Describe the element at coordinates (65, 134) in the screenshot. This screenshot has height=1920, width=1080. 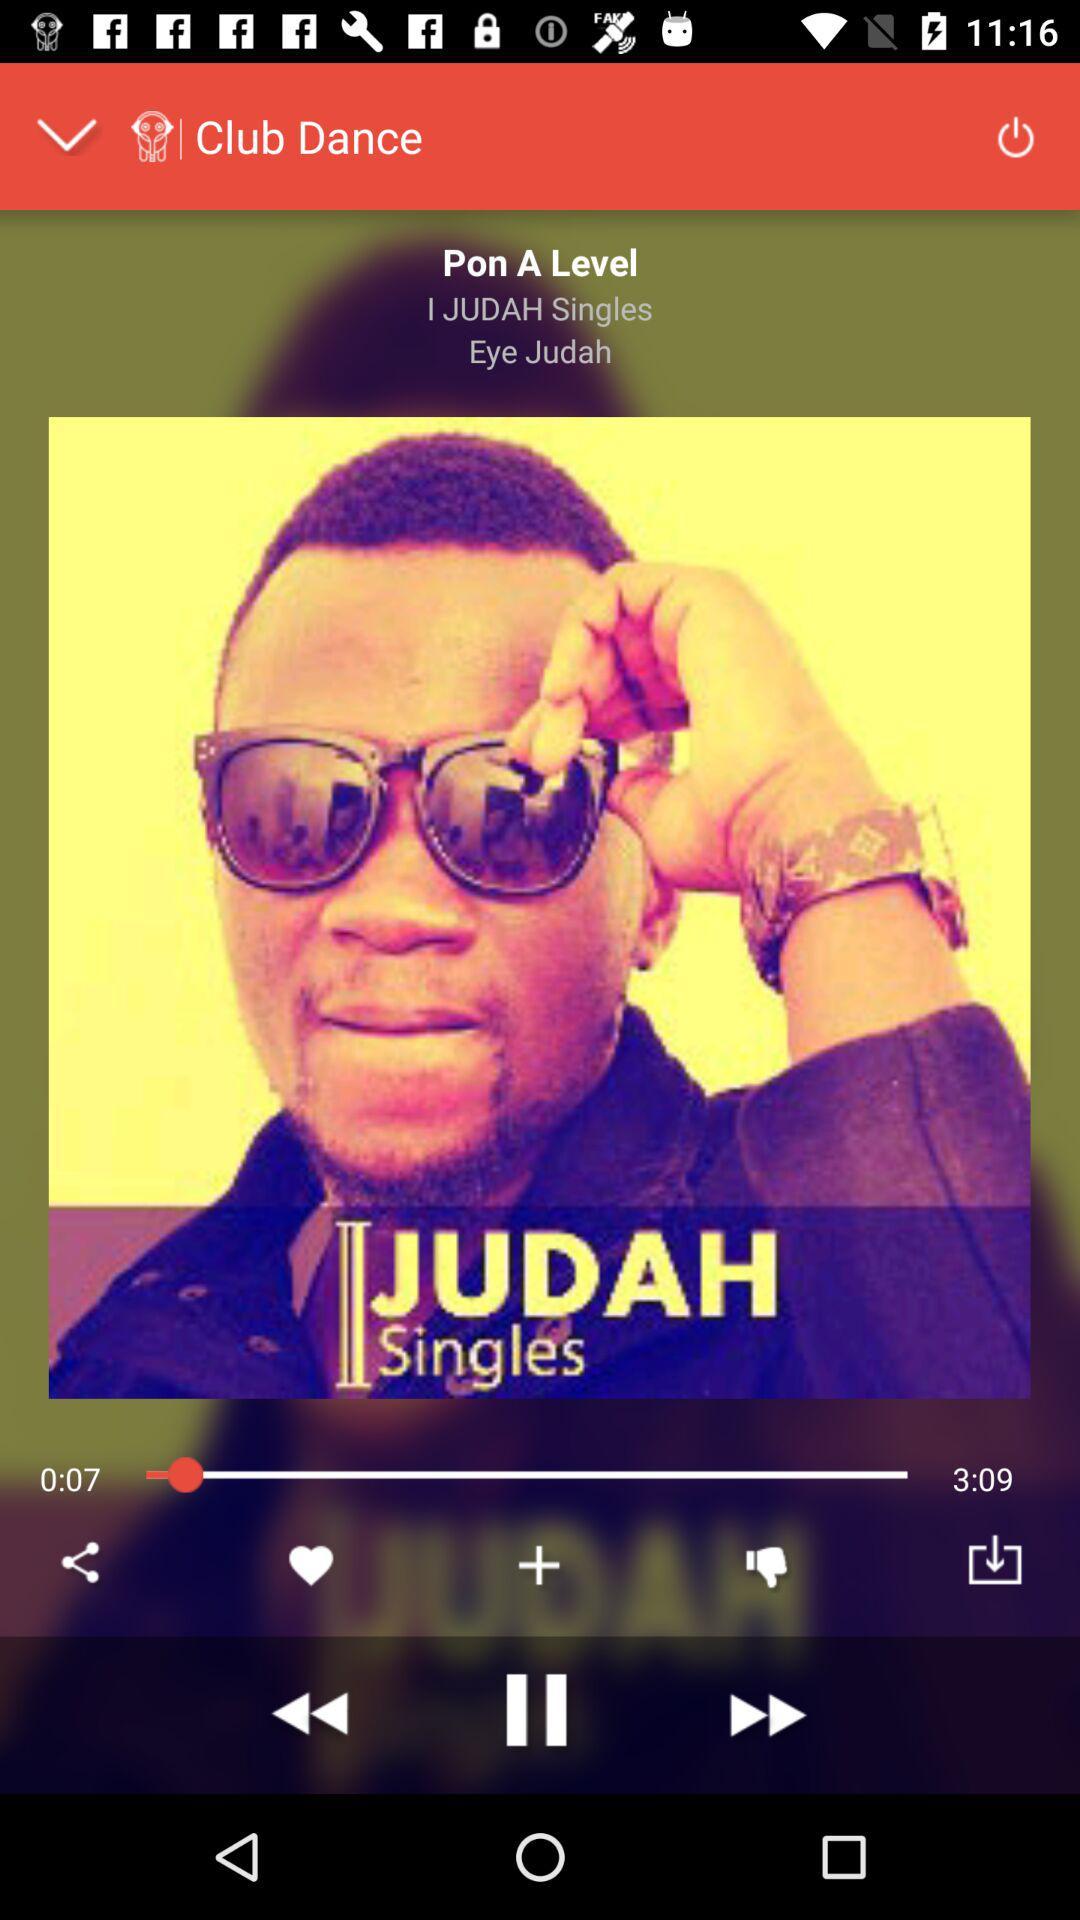
I see `drop down menu` at that location.